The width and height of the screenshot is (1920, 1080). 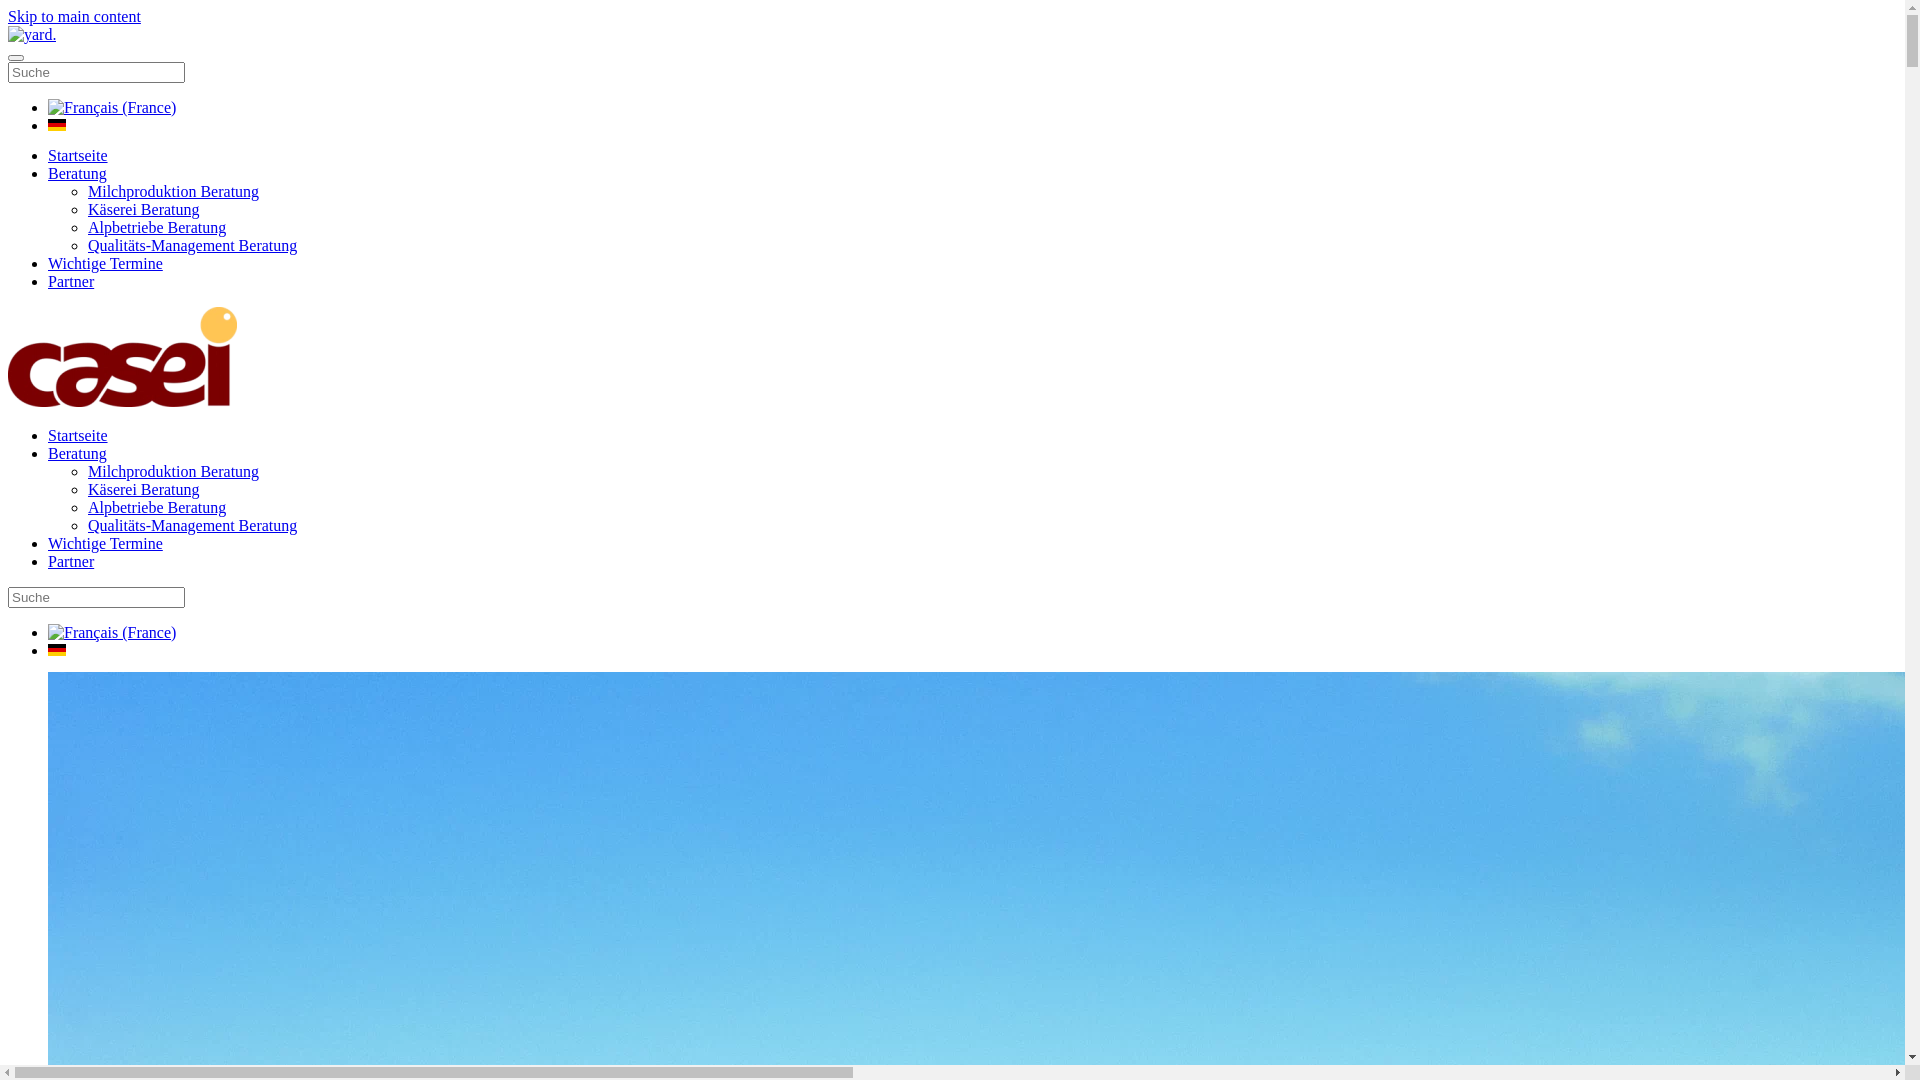 I want to click on 'Milchproduktion Beratung', so click(x=173, y=191).